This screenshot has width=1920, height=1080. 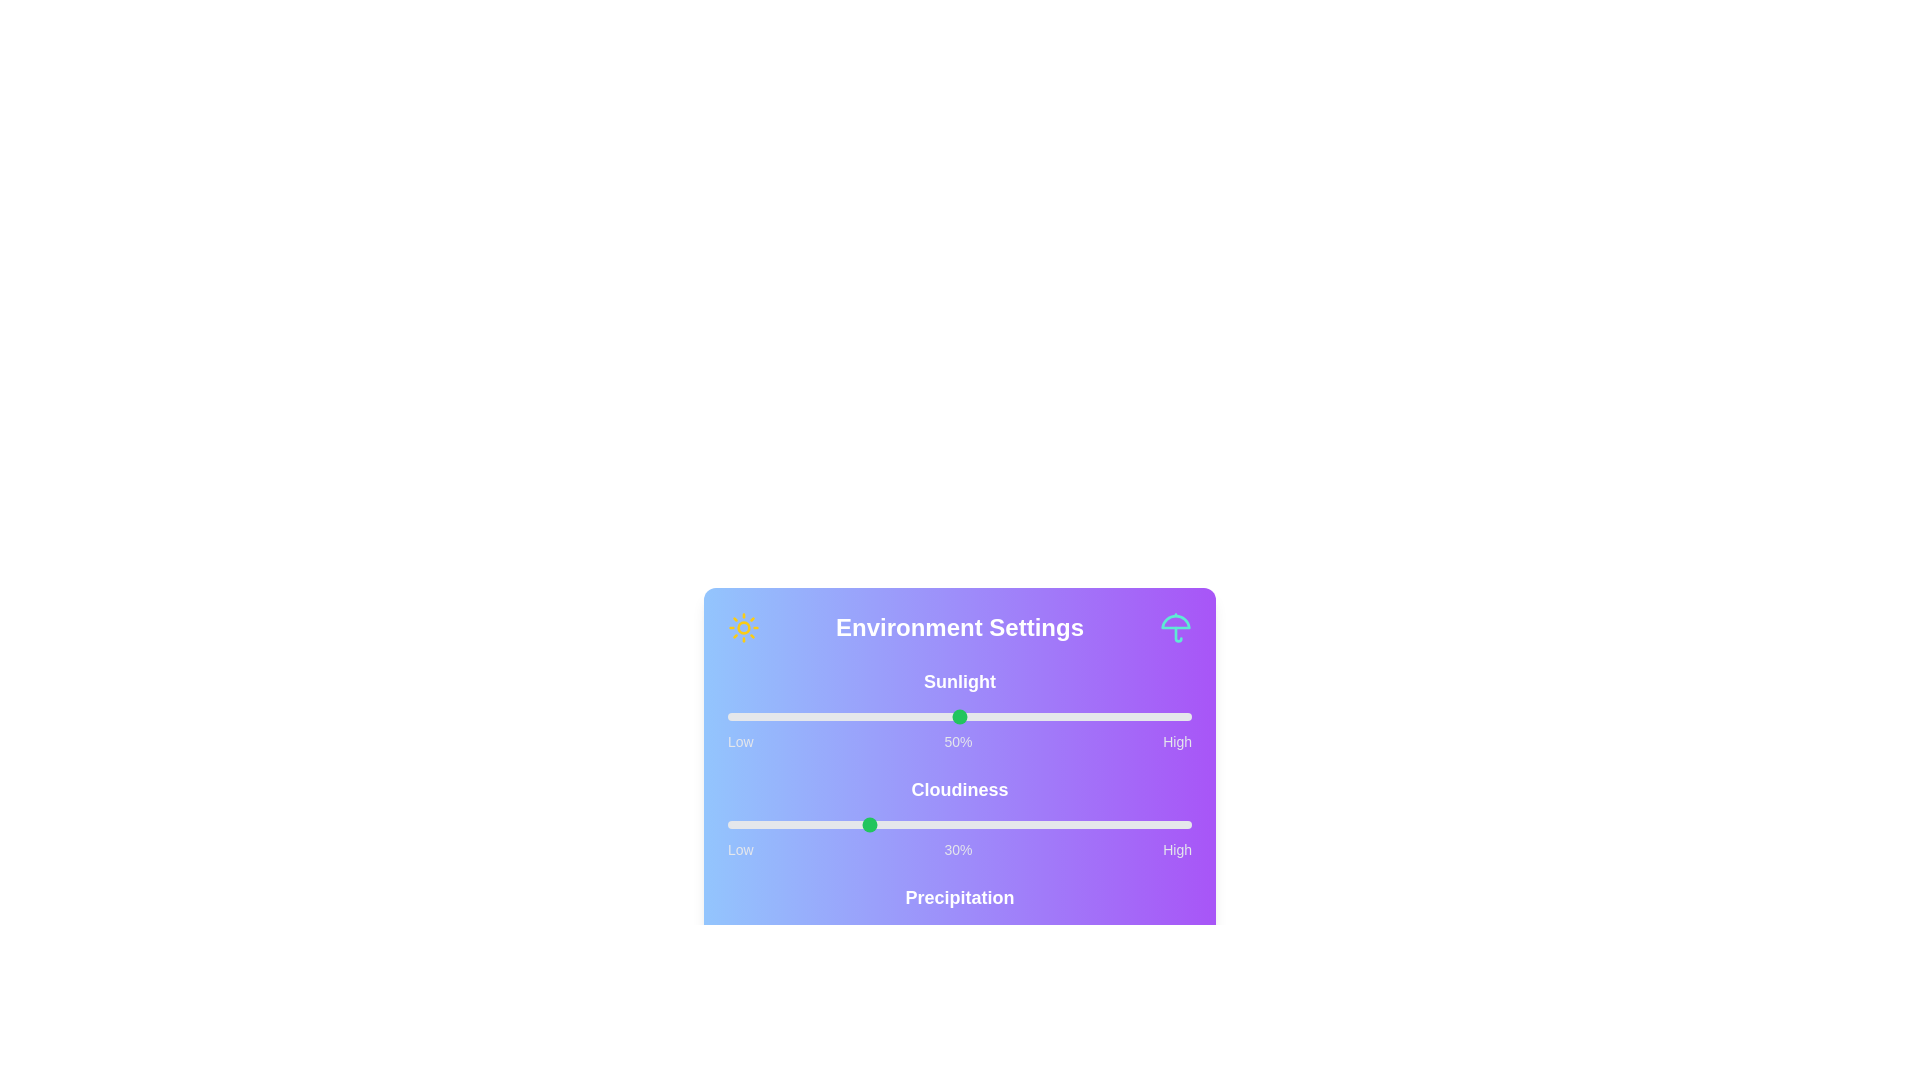 I want to click on the sunlight slider to 62%, so click(x=1015, y=716).